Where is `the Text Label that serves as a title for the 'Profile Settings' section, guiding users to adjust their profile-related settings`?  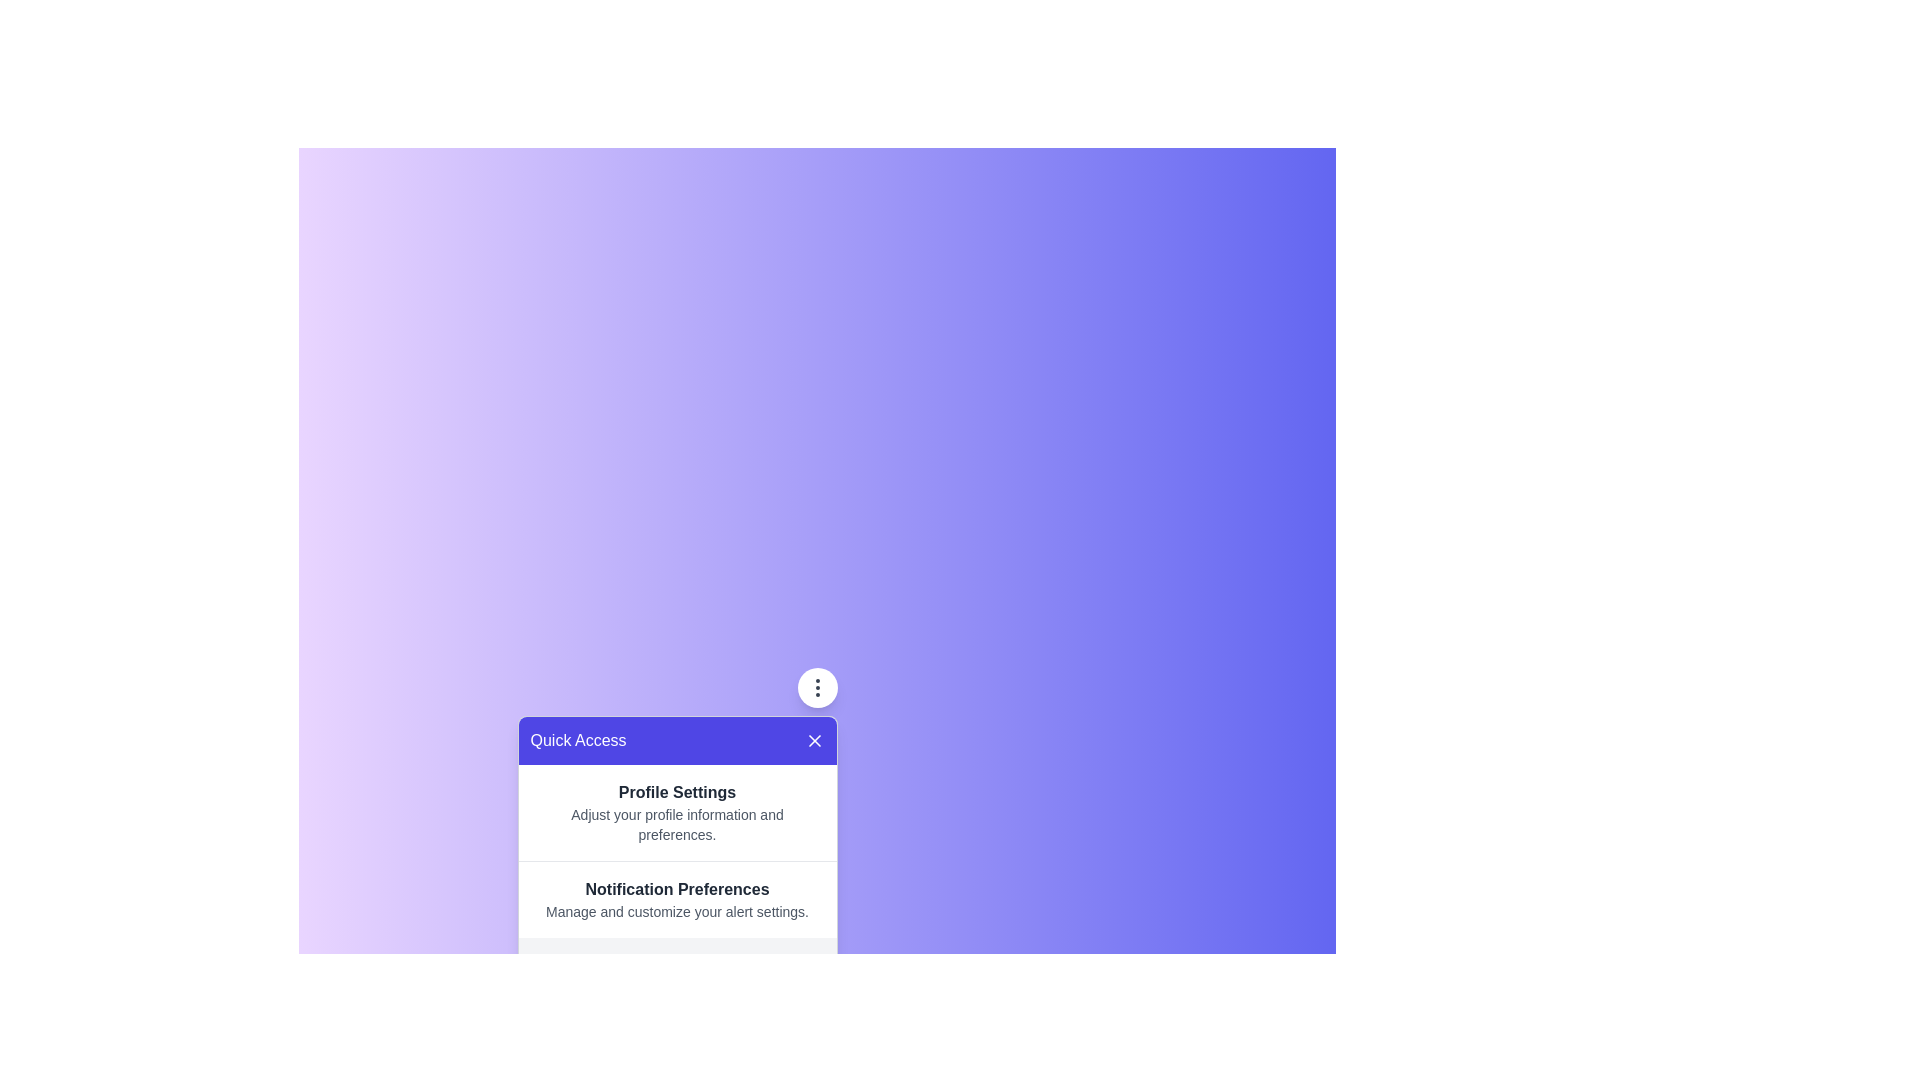
the Text Label that serves as a title for the 'Profile Settings' section, guiding users to adjust their profile-related settings is located at coordinates (677, 792).